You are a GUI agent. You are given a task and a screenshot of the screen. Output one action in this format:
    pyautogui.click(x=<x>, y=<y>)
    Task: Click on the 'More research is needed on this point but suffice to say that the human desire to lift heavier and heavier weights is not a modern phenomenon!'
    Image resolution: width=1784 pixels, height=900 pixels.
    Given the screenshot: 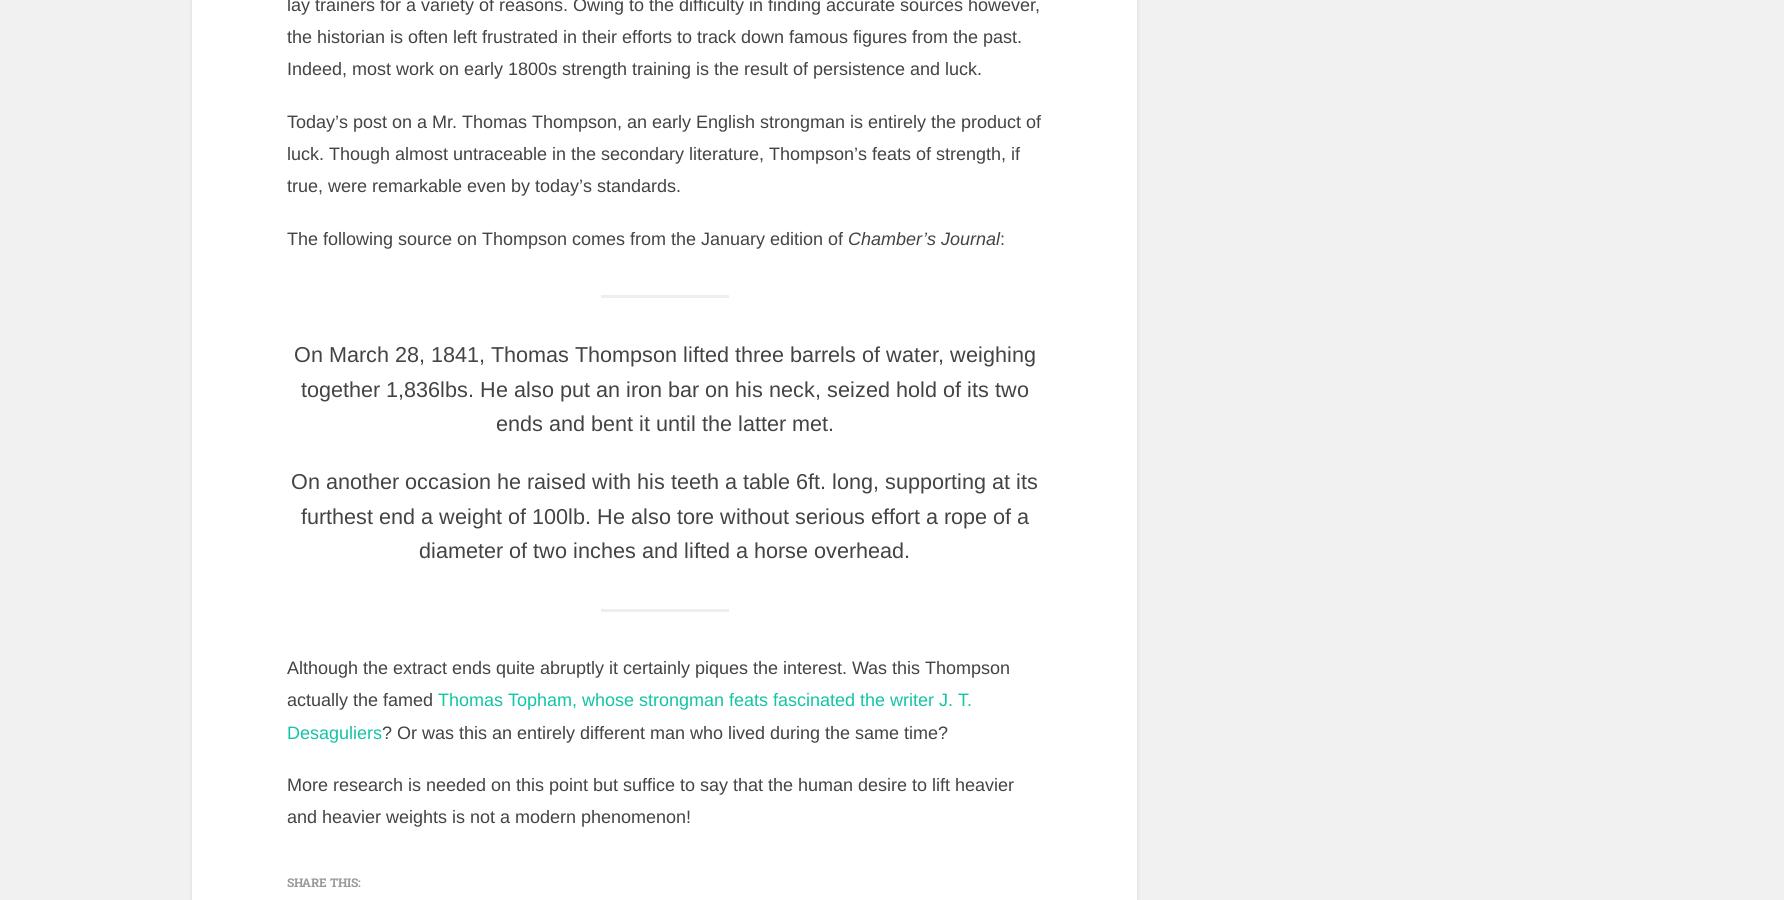 What is the action you would take?
    pyautogui.click(x=285, y=800)
    